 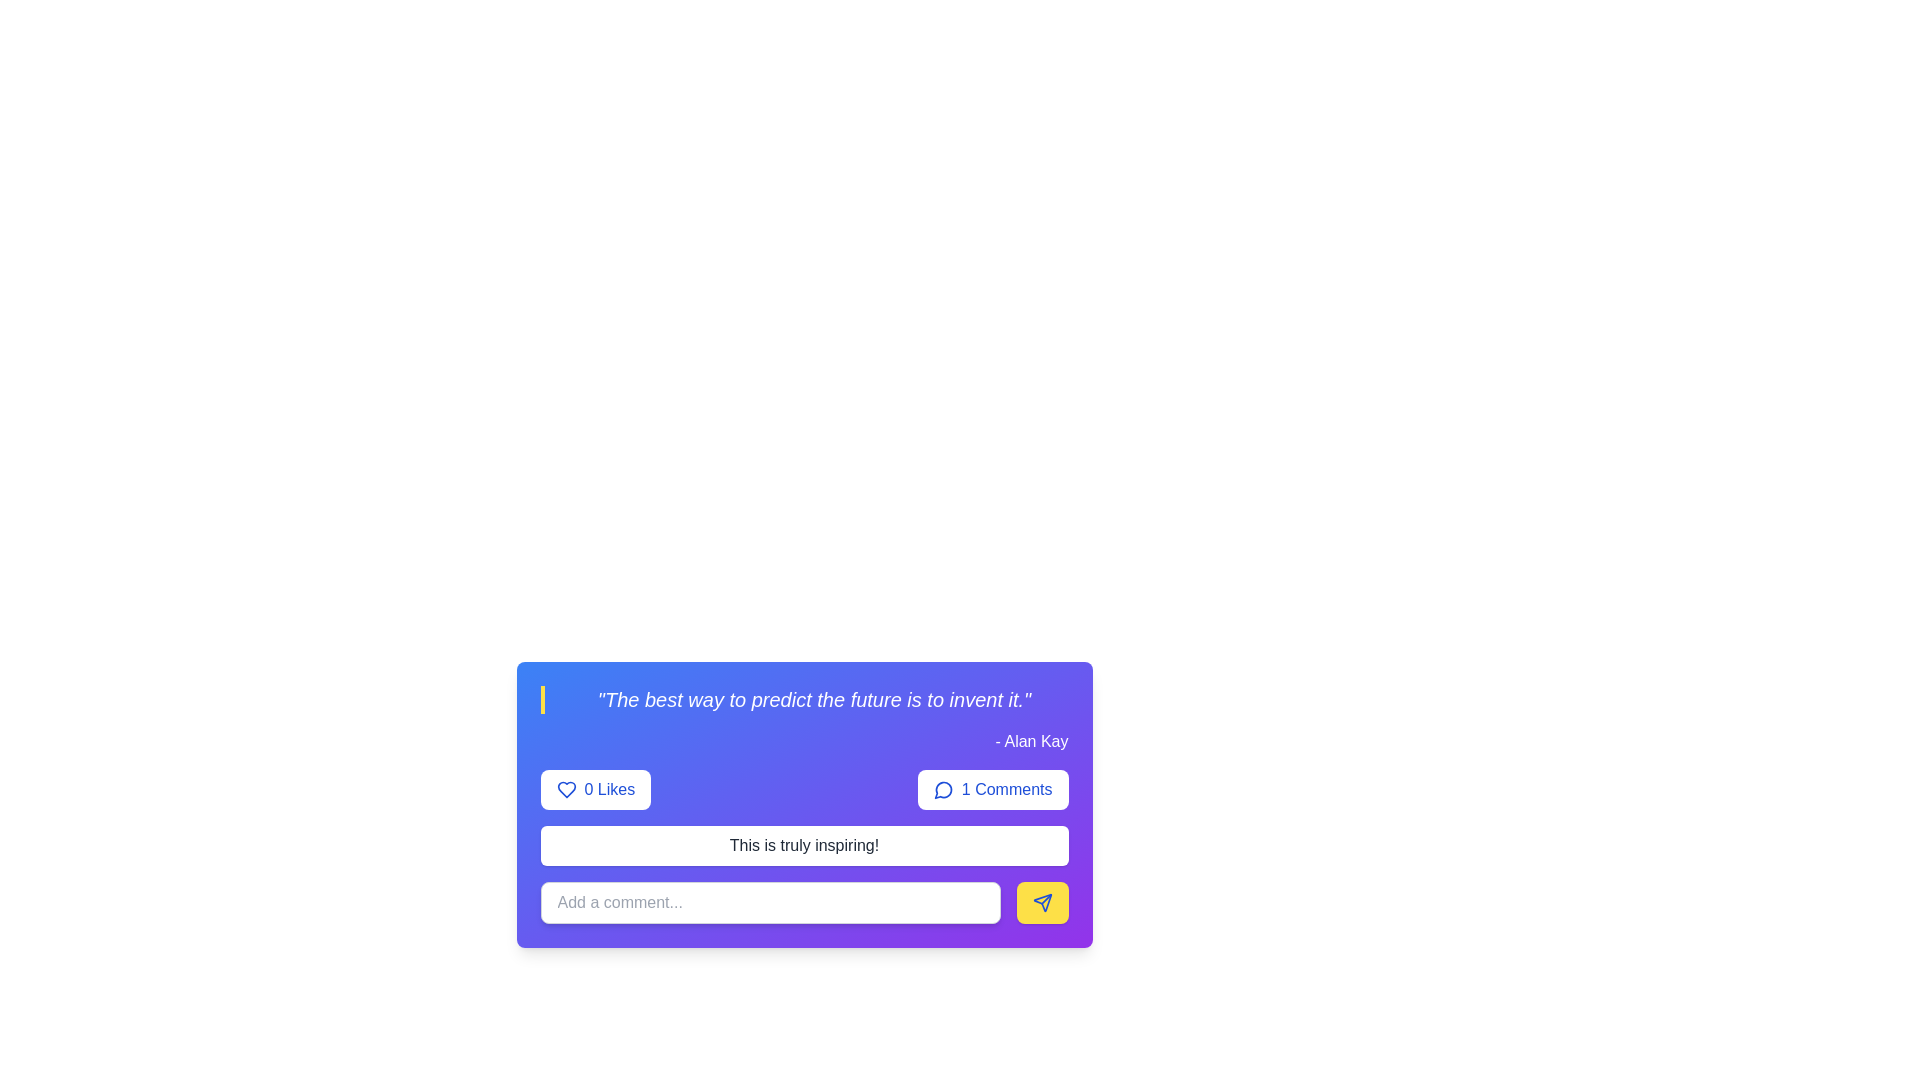 I want to click on the text label displaying '0 Likes' in blue text, which is located to the right of a heart-shaped icon within a white button, so click(x=608, y=789).